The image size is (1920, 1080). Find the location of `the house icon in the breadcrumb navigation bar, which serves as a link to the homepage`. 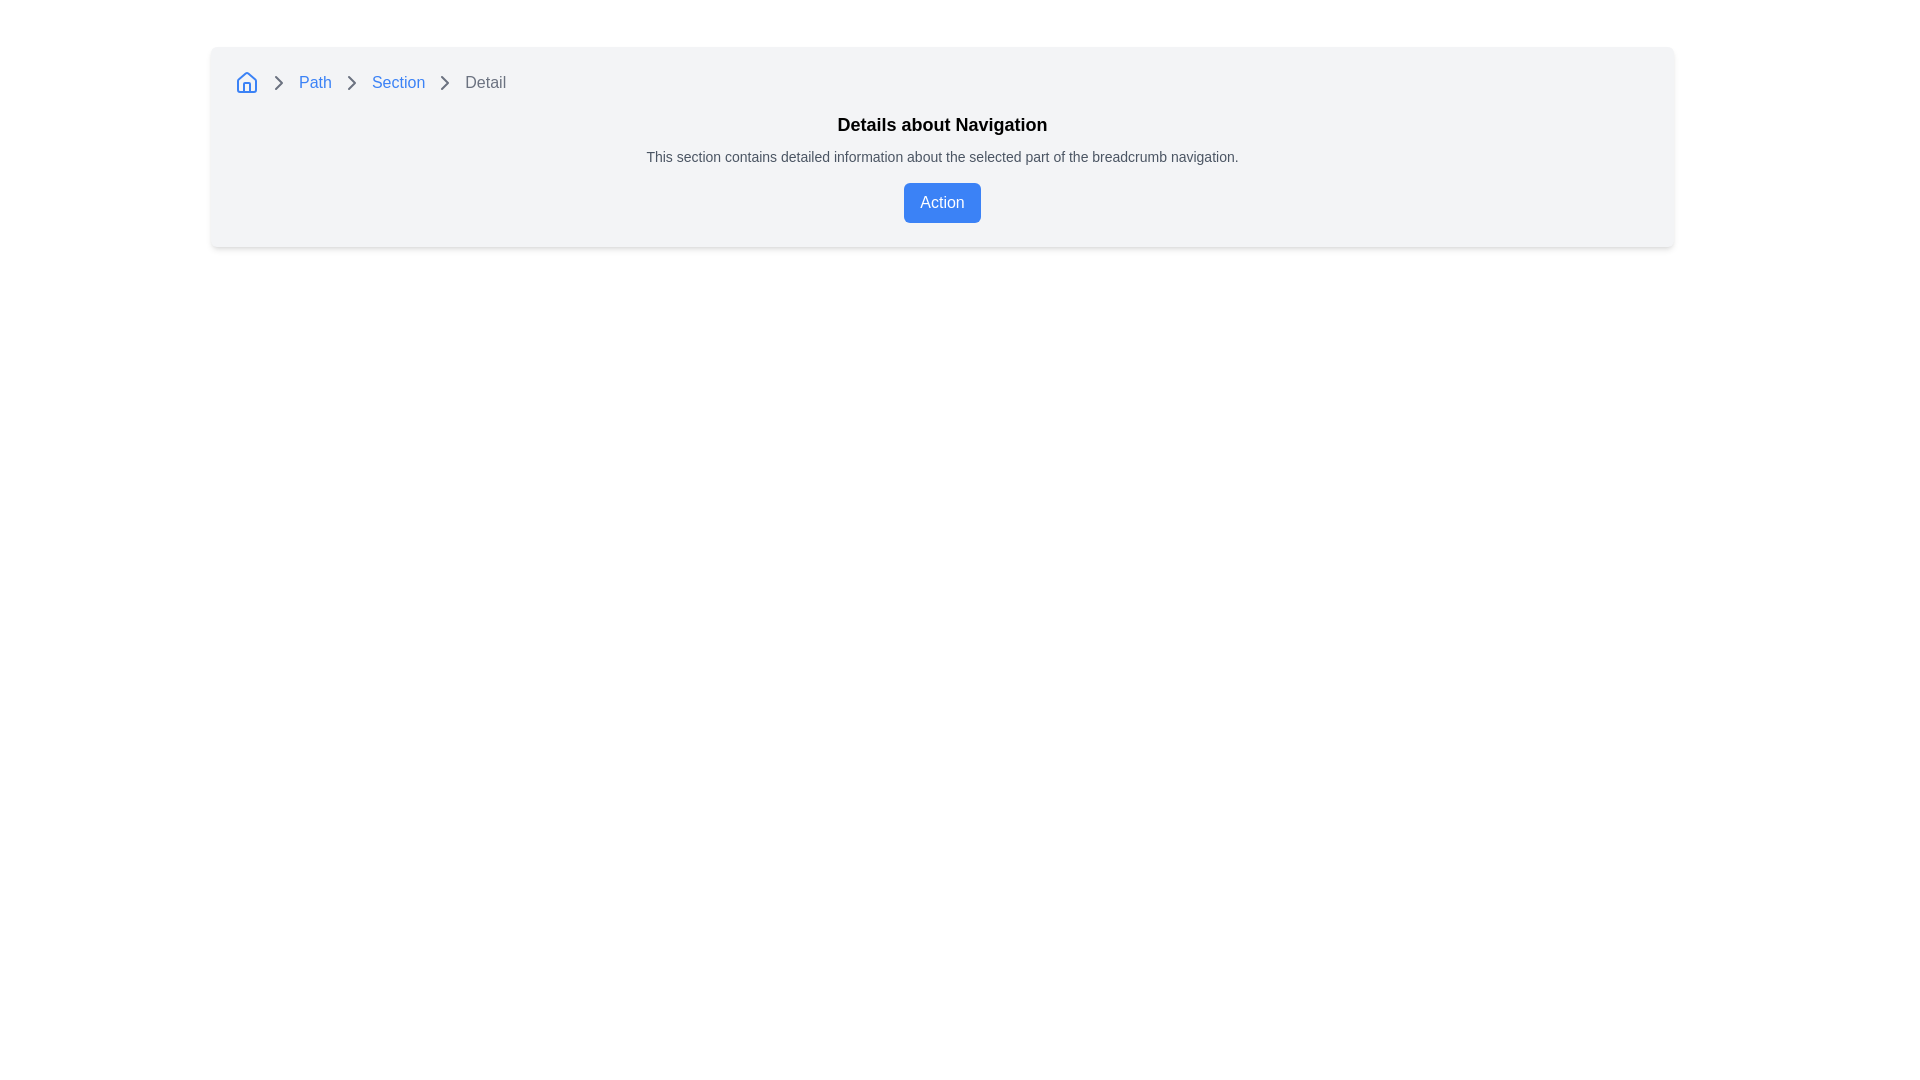

the house icon in the breadcrumb navigation bar, which serves as a link to the homepage is located at coordinates (245, 80).